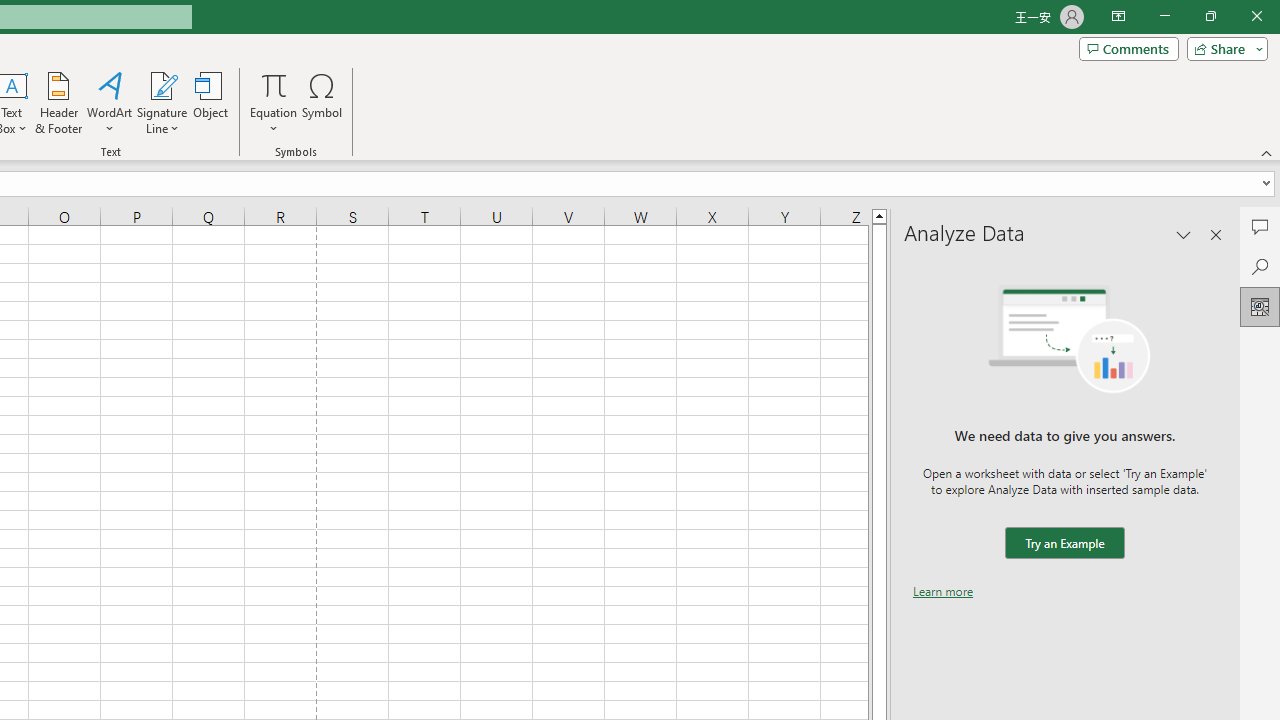 The image size is (1280, 720). I want to click on 'Comments', so click(1128, 47).